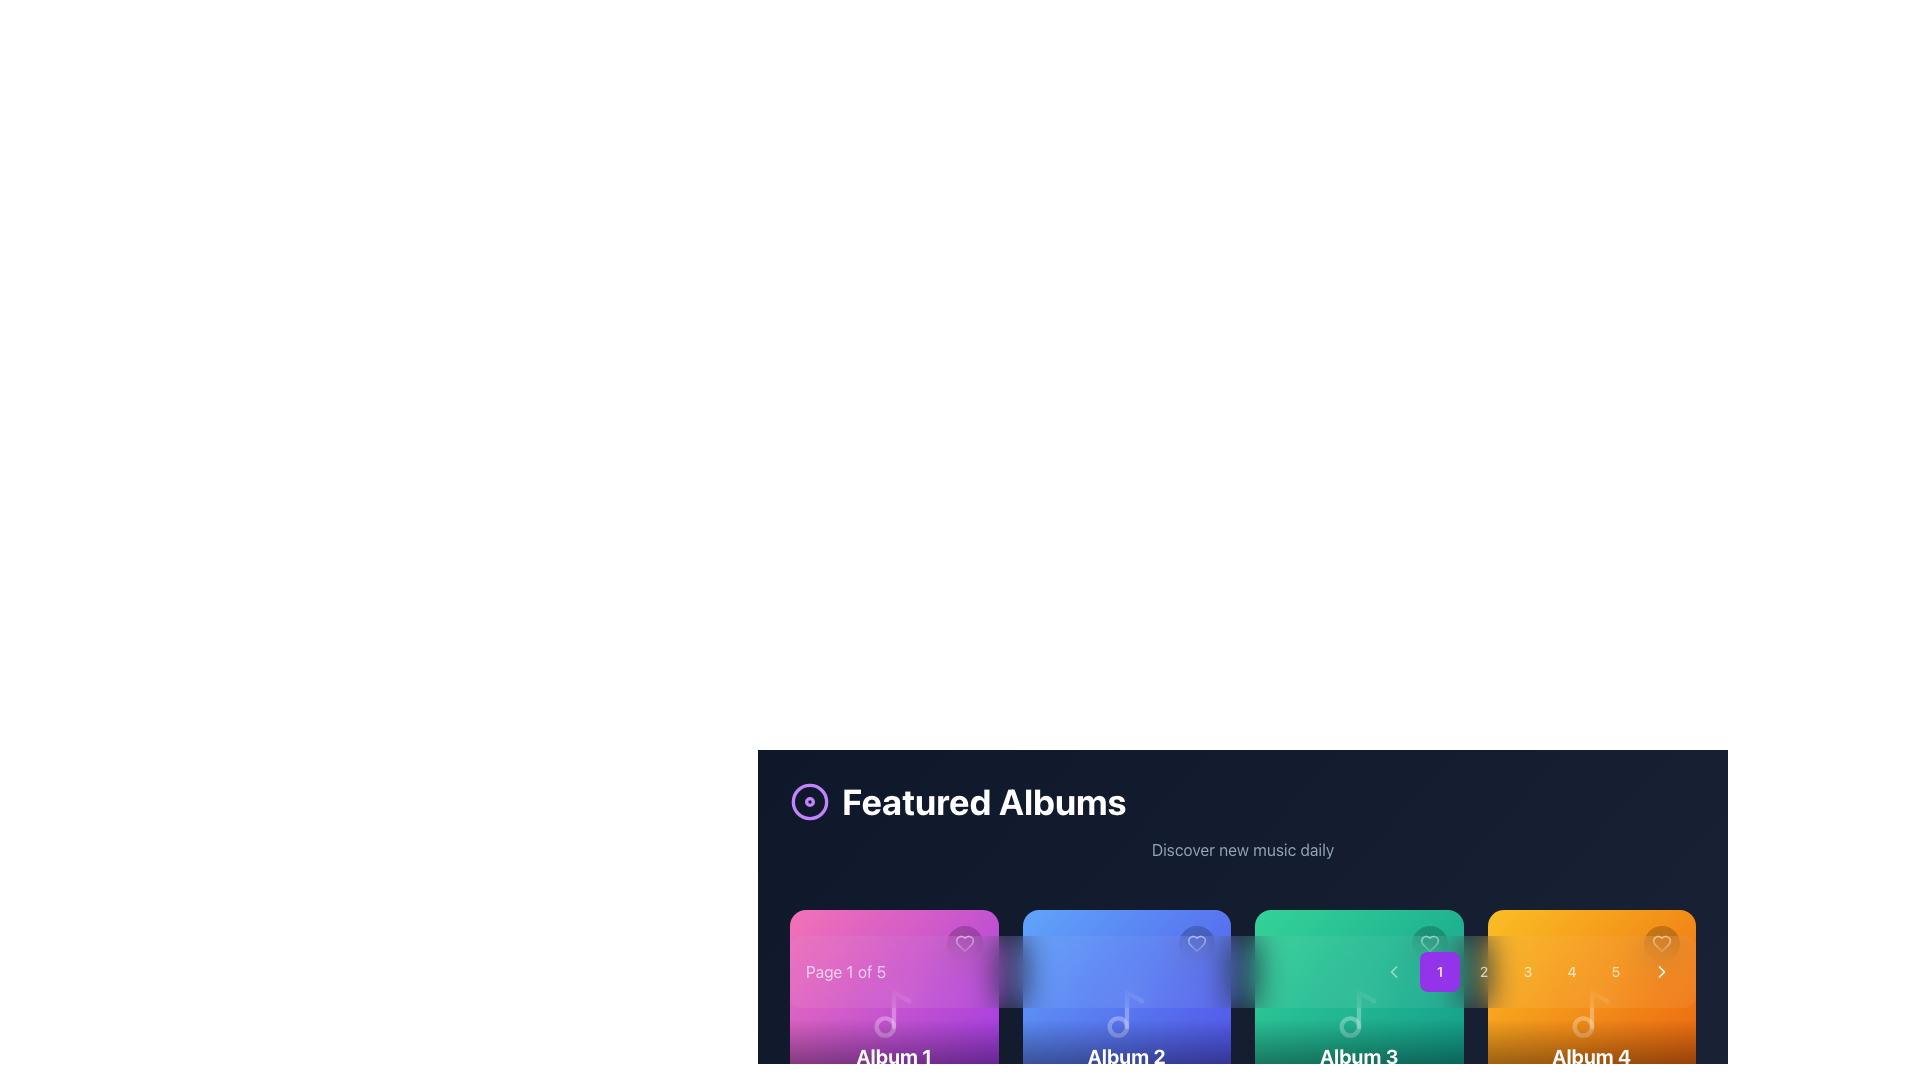 The width and height of the screenshot is (1920, 1080). What do you see at coordinates (964, 944) in the screenshot?
I see `the heart icon located in the top-right corner of the first album card in the 'Featured Albums' section` at bounding box center [964, 944].